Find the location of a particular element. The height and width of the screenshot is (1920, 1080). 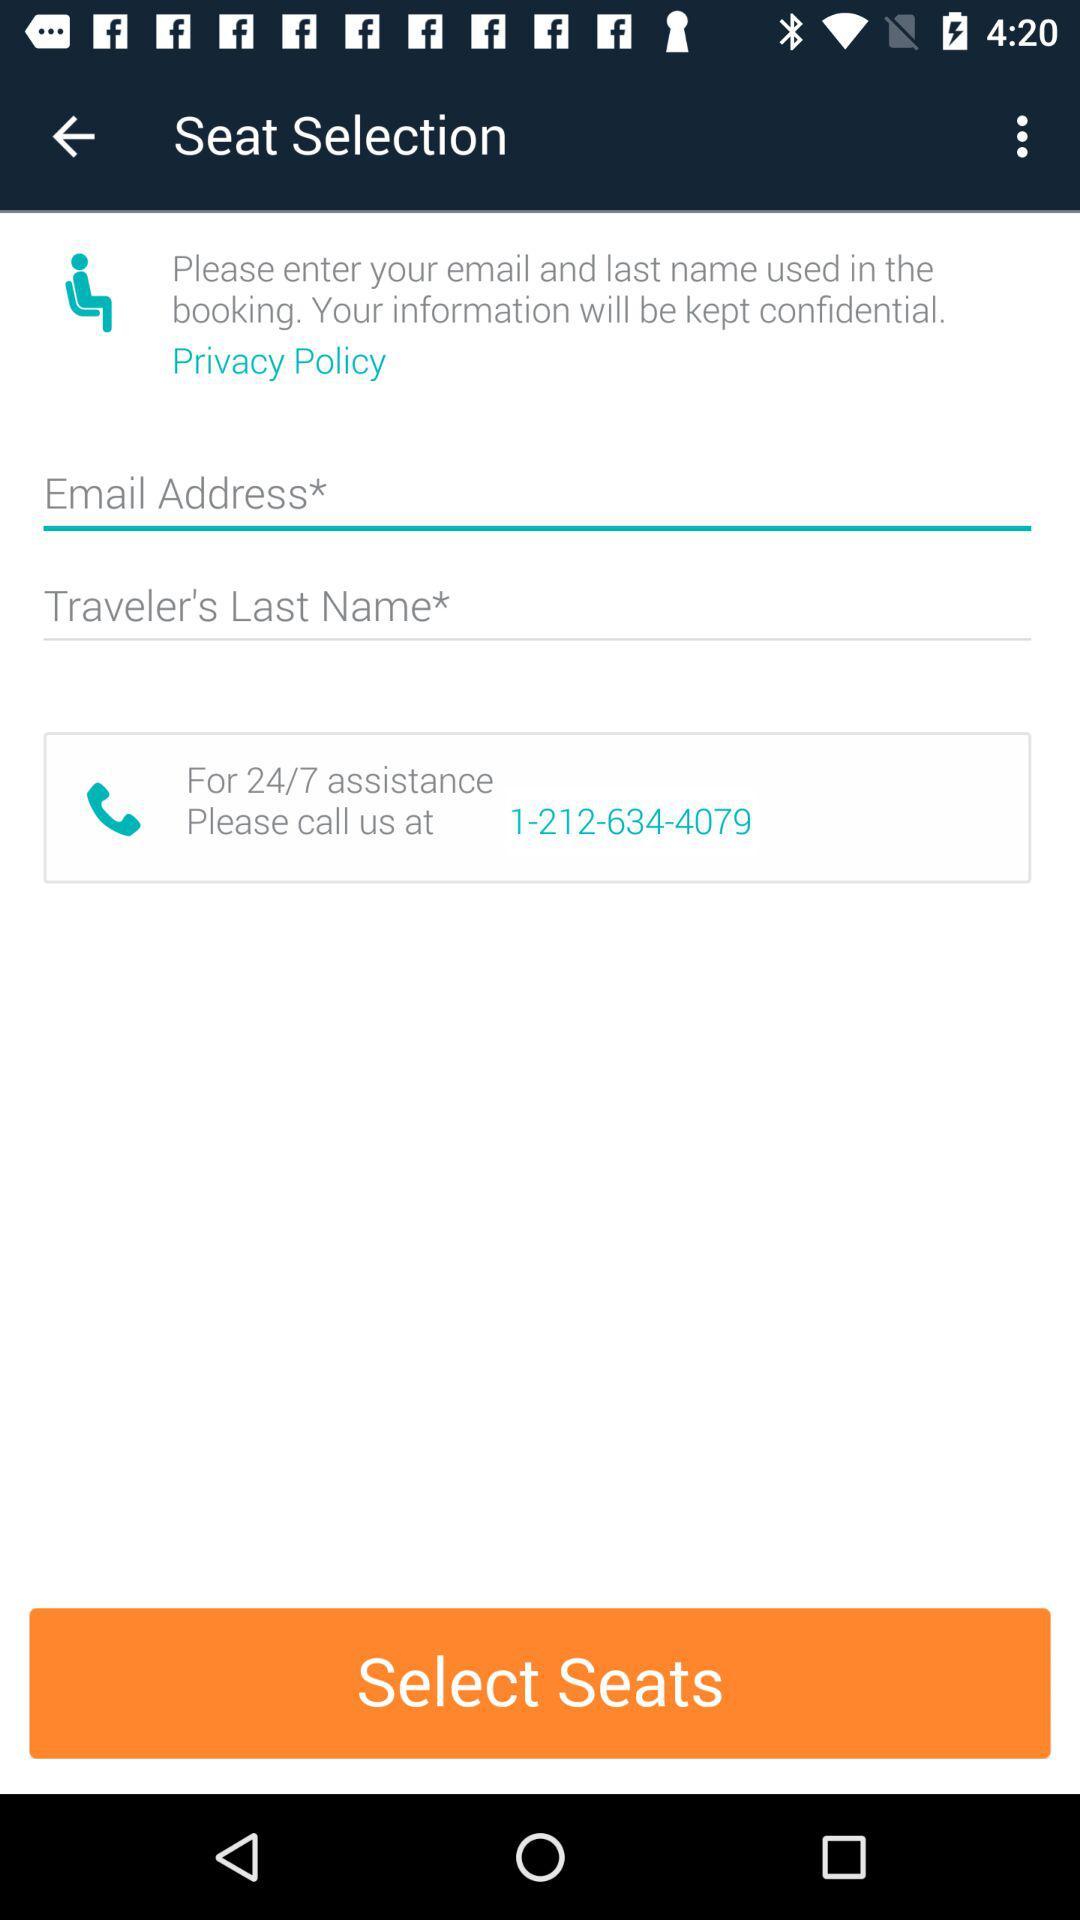

item below the for 24 7 item is located at coordinates (540, 1682).